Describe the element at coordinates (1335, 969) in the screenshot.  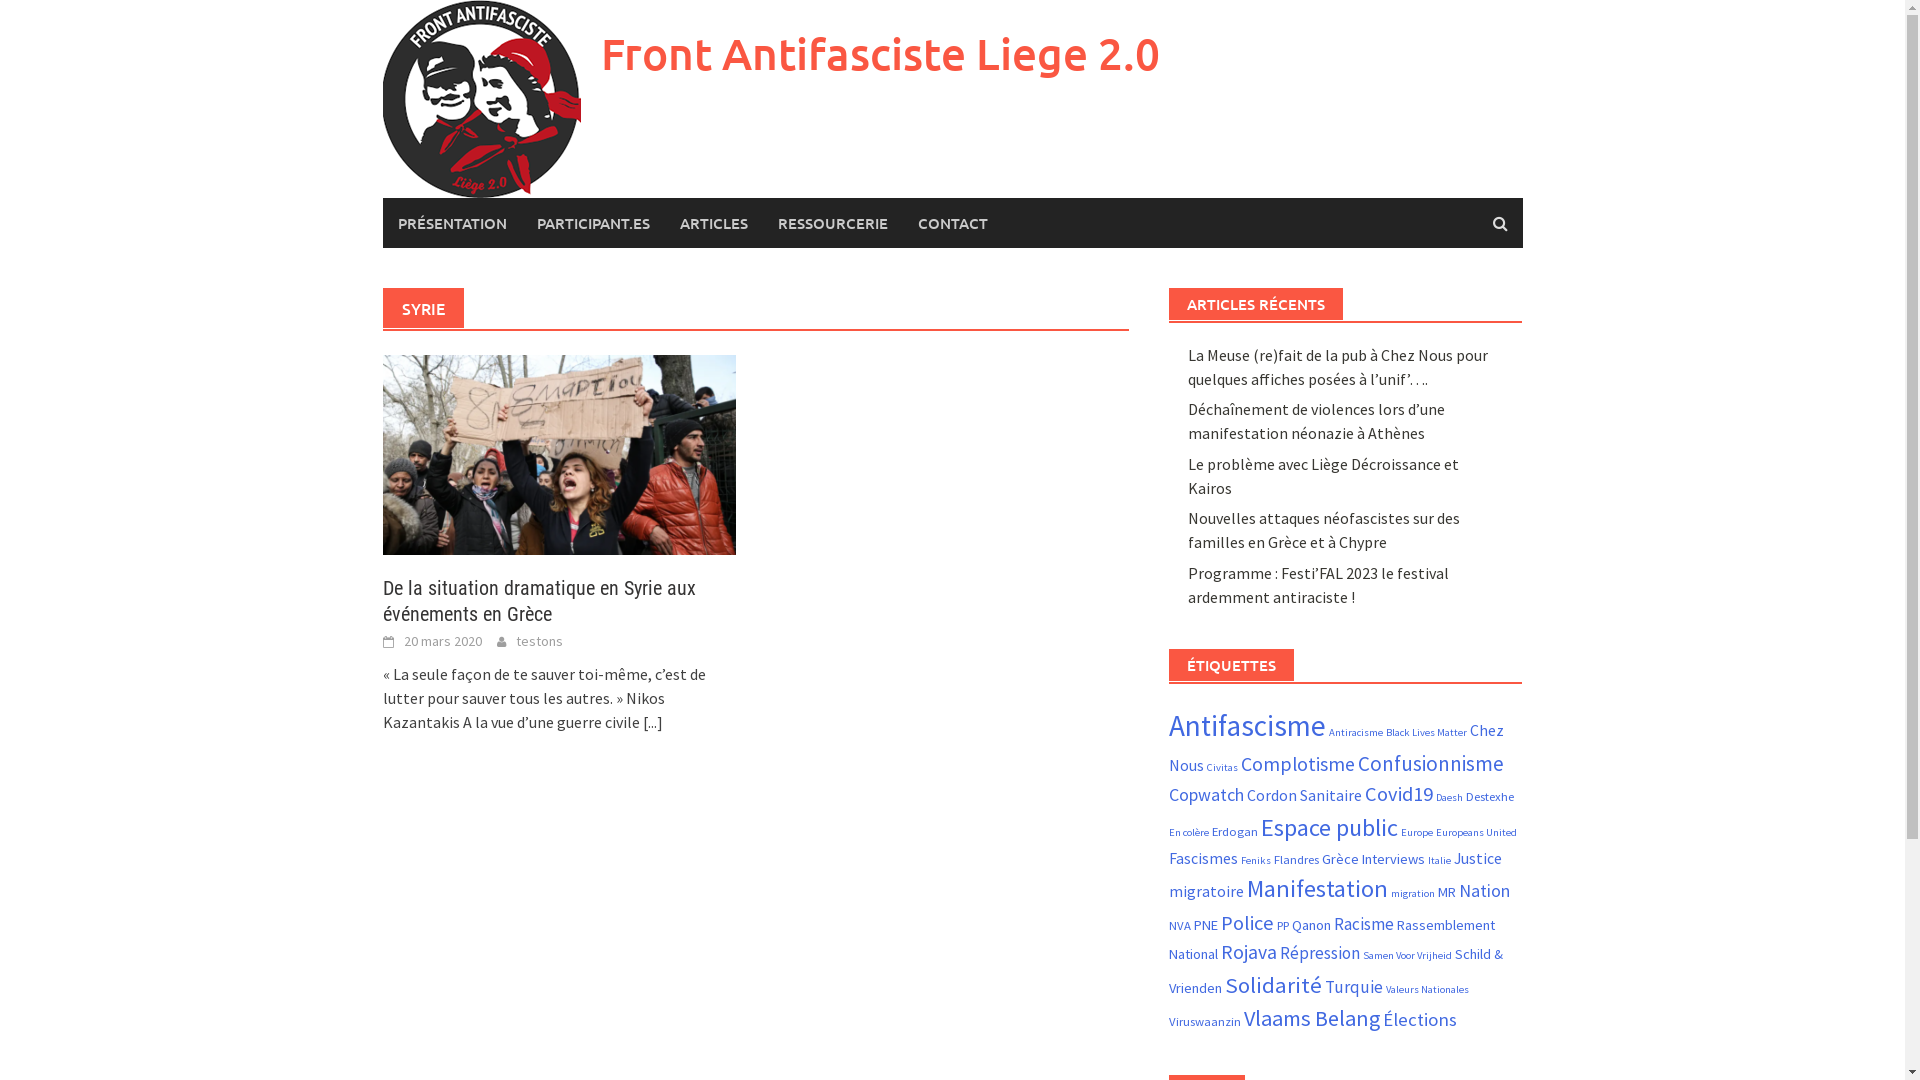
I see `'Schild & Vrienden'` at that location.